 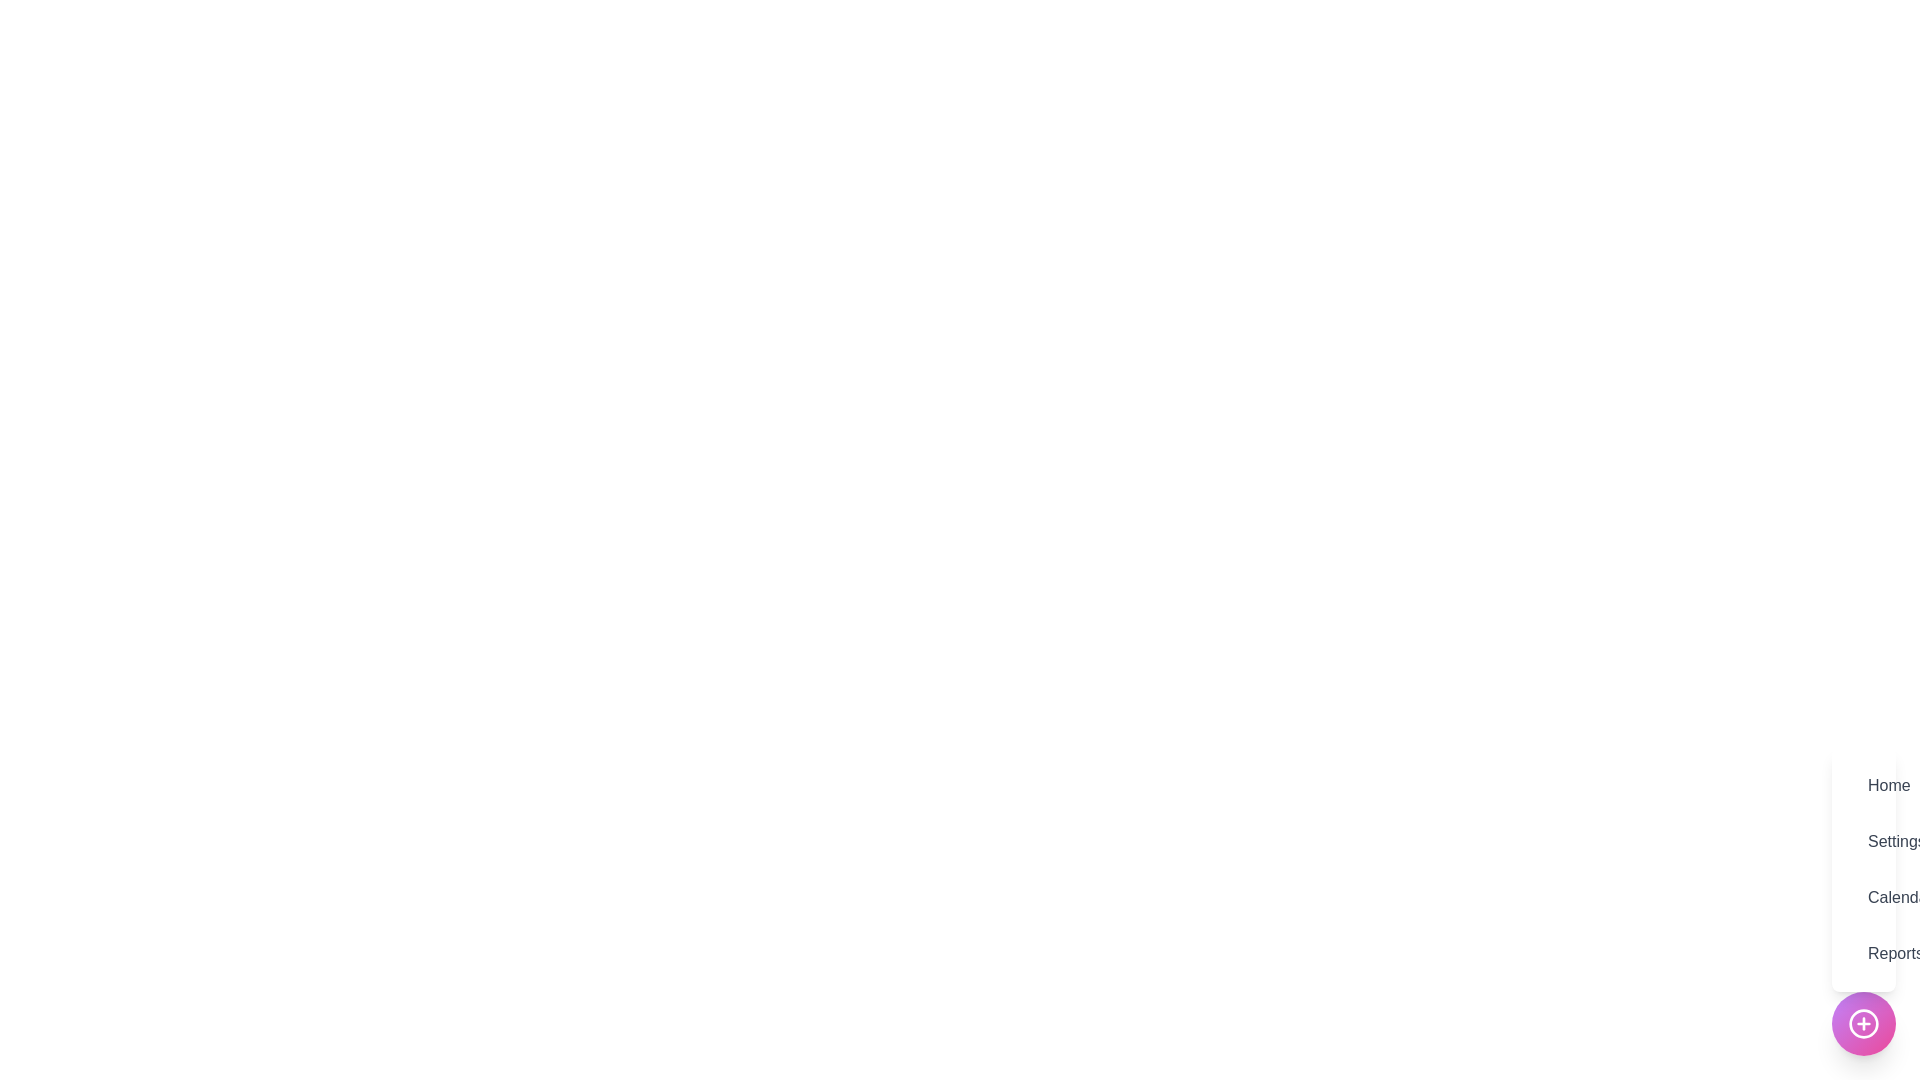 I want to click on the menu item Calendar to select it, so click(x=1862, y=897).